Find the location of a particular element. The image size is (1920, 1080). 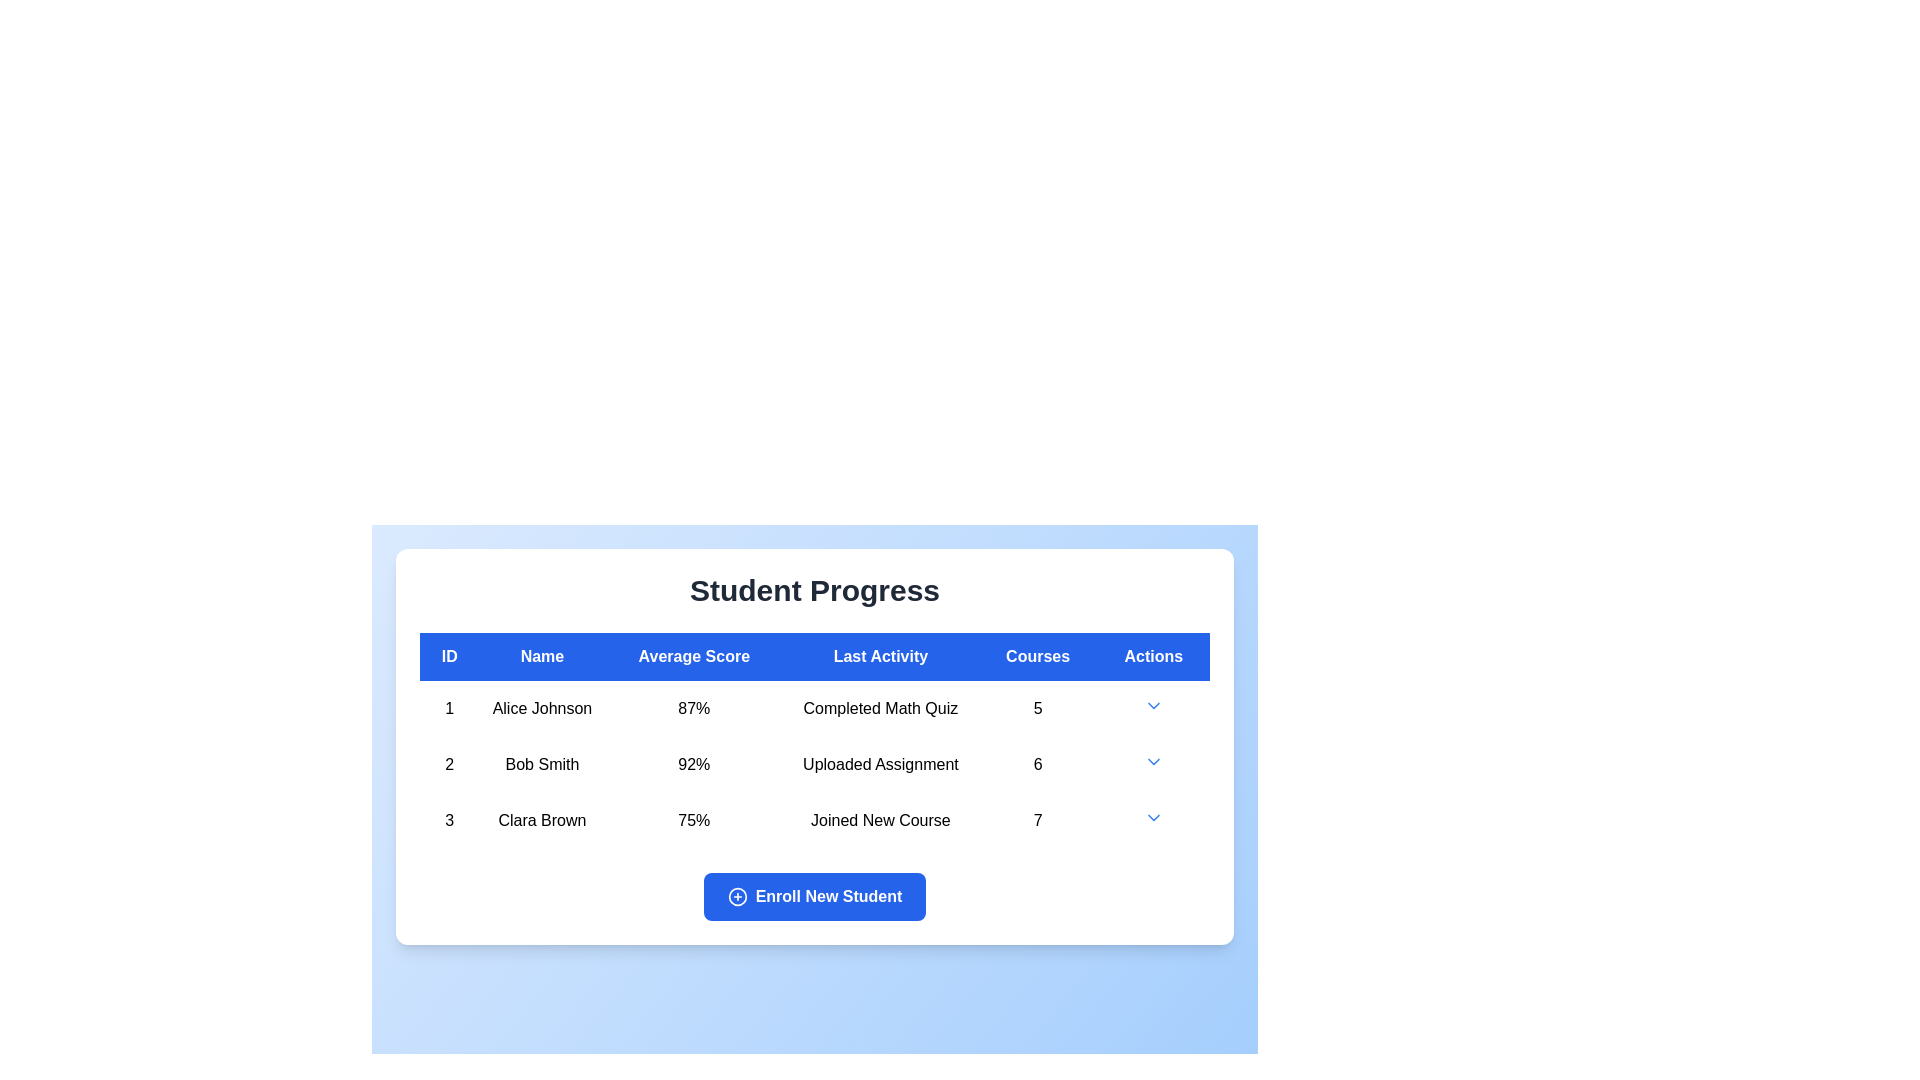

the 'Last Activity' text label, which is part of a structured data table and is positioned between the 'Average Score' and 'Courses' headers is located at coordinates (880, 656).